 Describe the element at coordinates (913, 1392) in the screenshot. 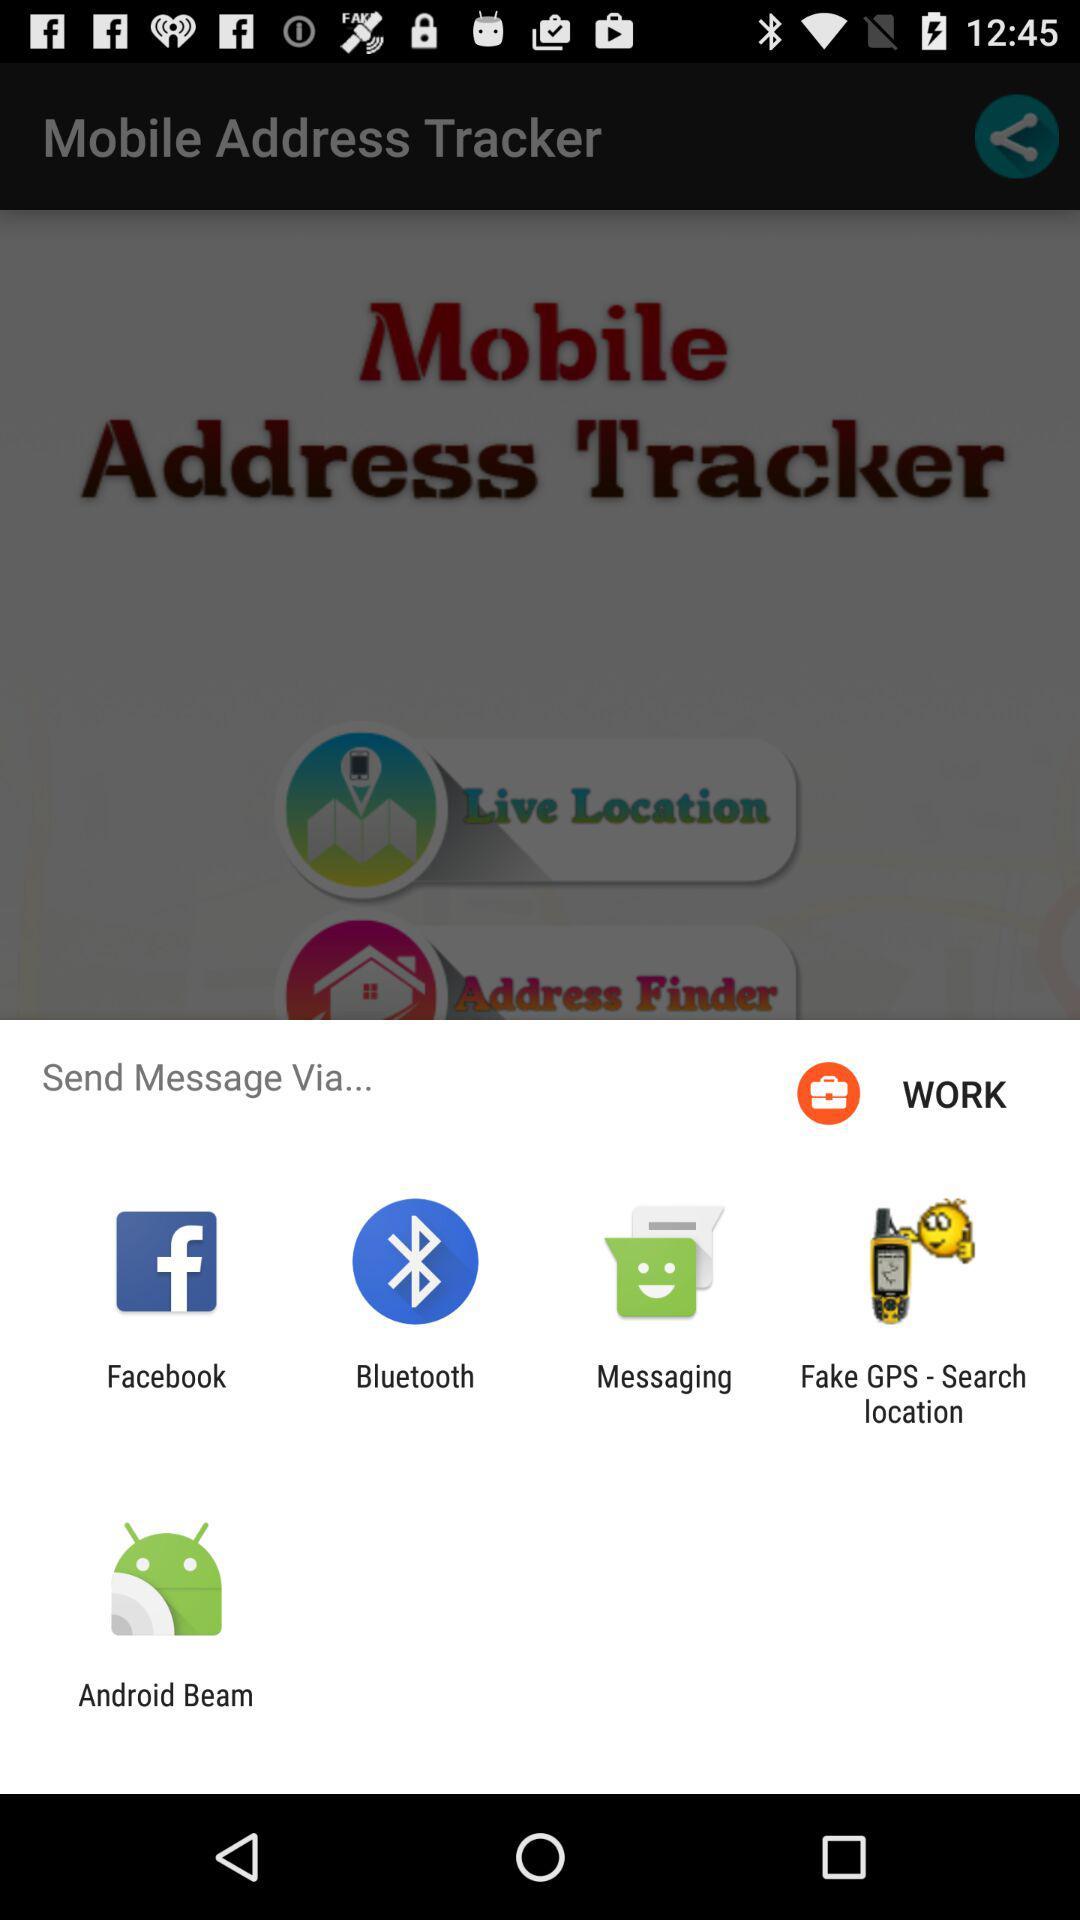

I see `the app next to messaging icon` at that location.